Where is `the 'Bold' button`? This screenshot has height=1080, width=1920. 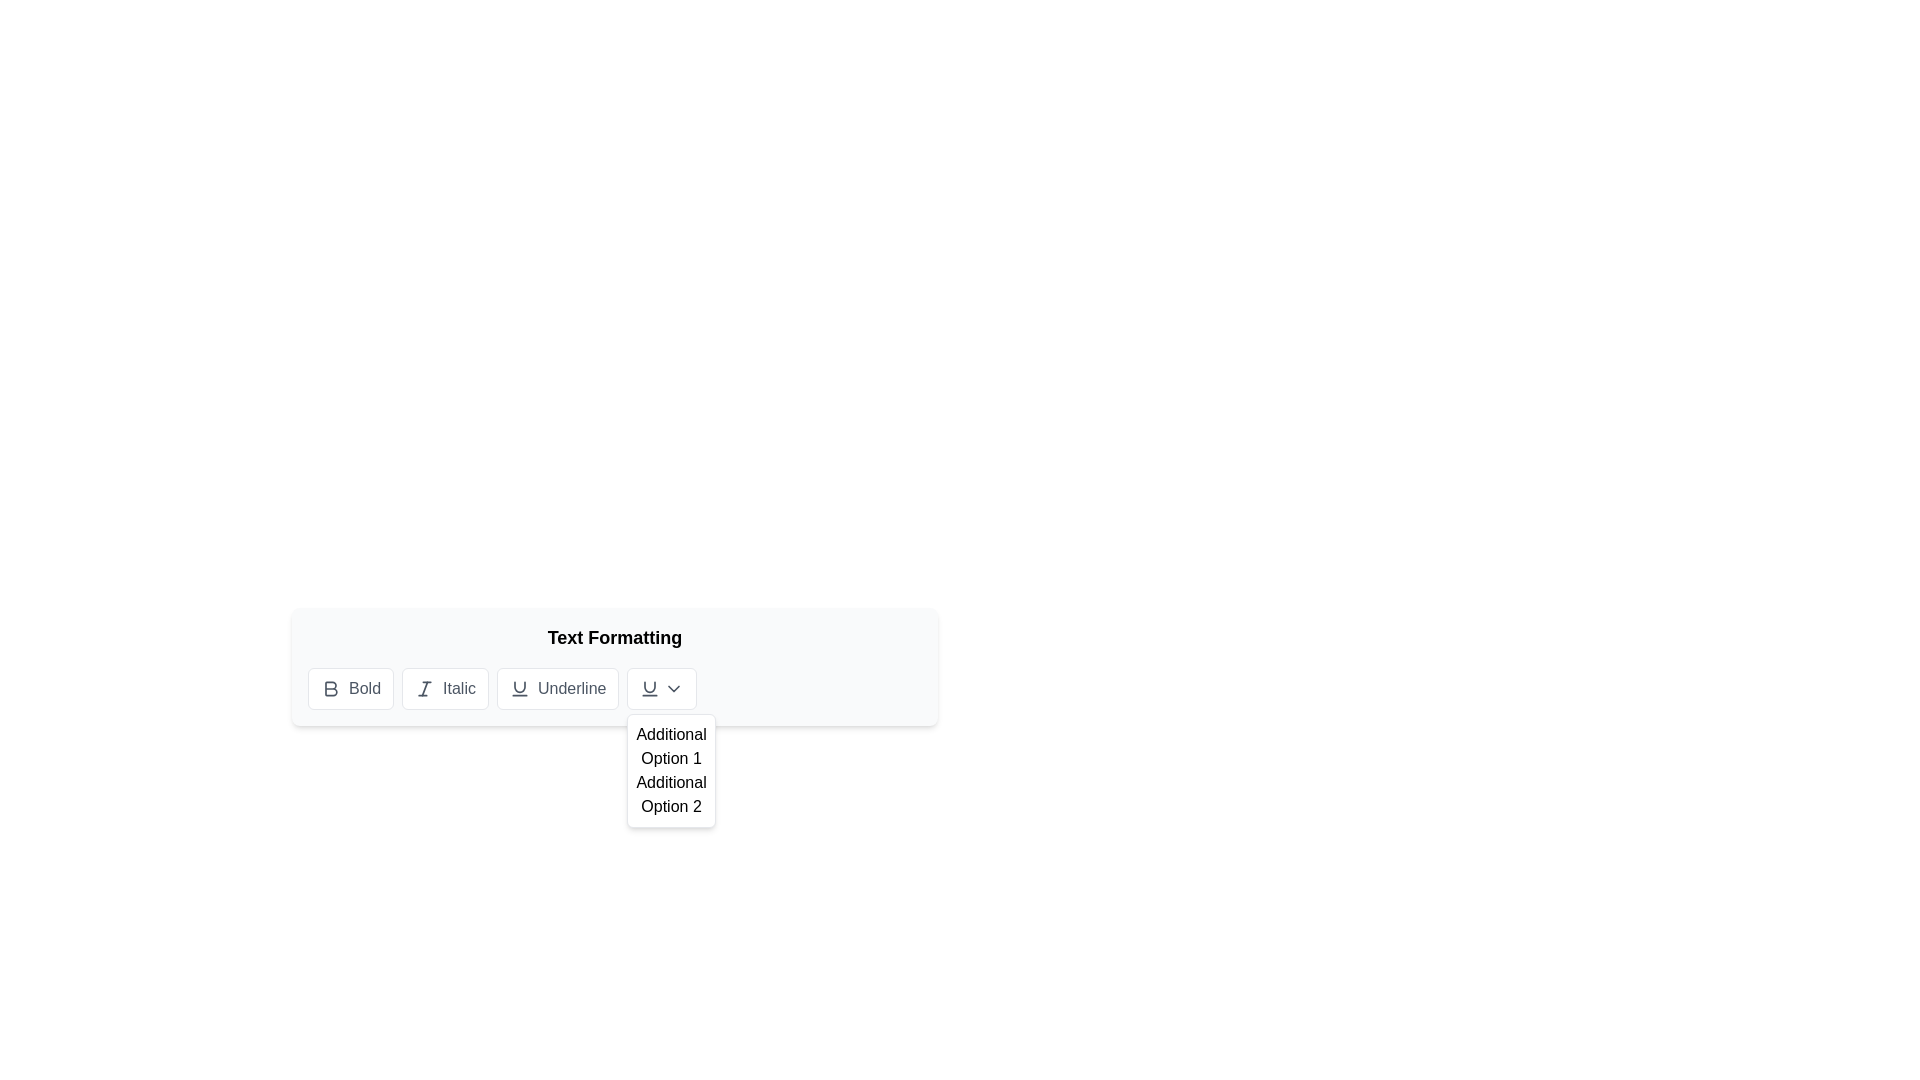 the 'Bold' button is located at coordinates (364, 688).